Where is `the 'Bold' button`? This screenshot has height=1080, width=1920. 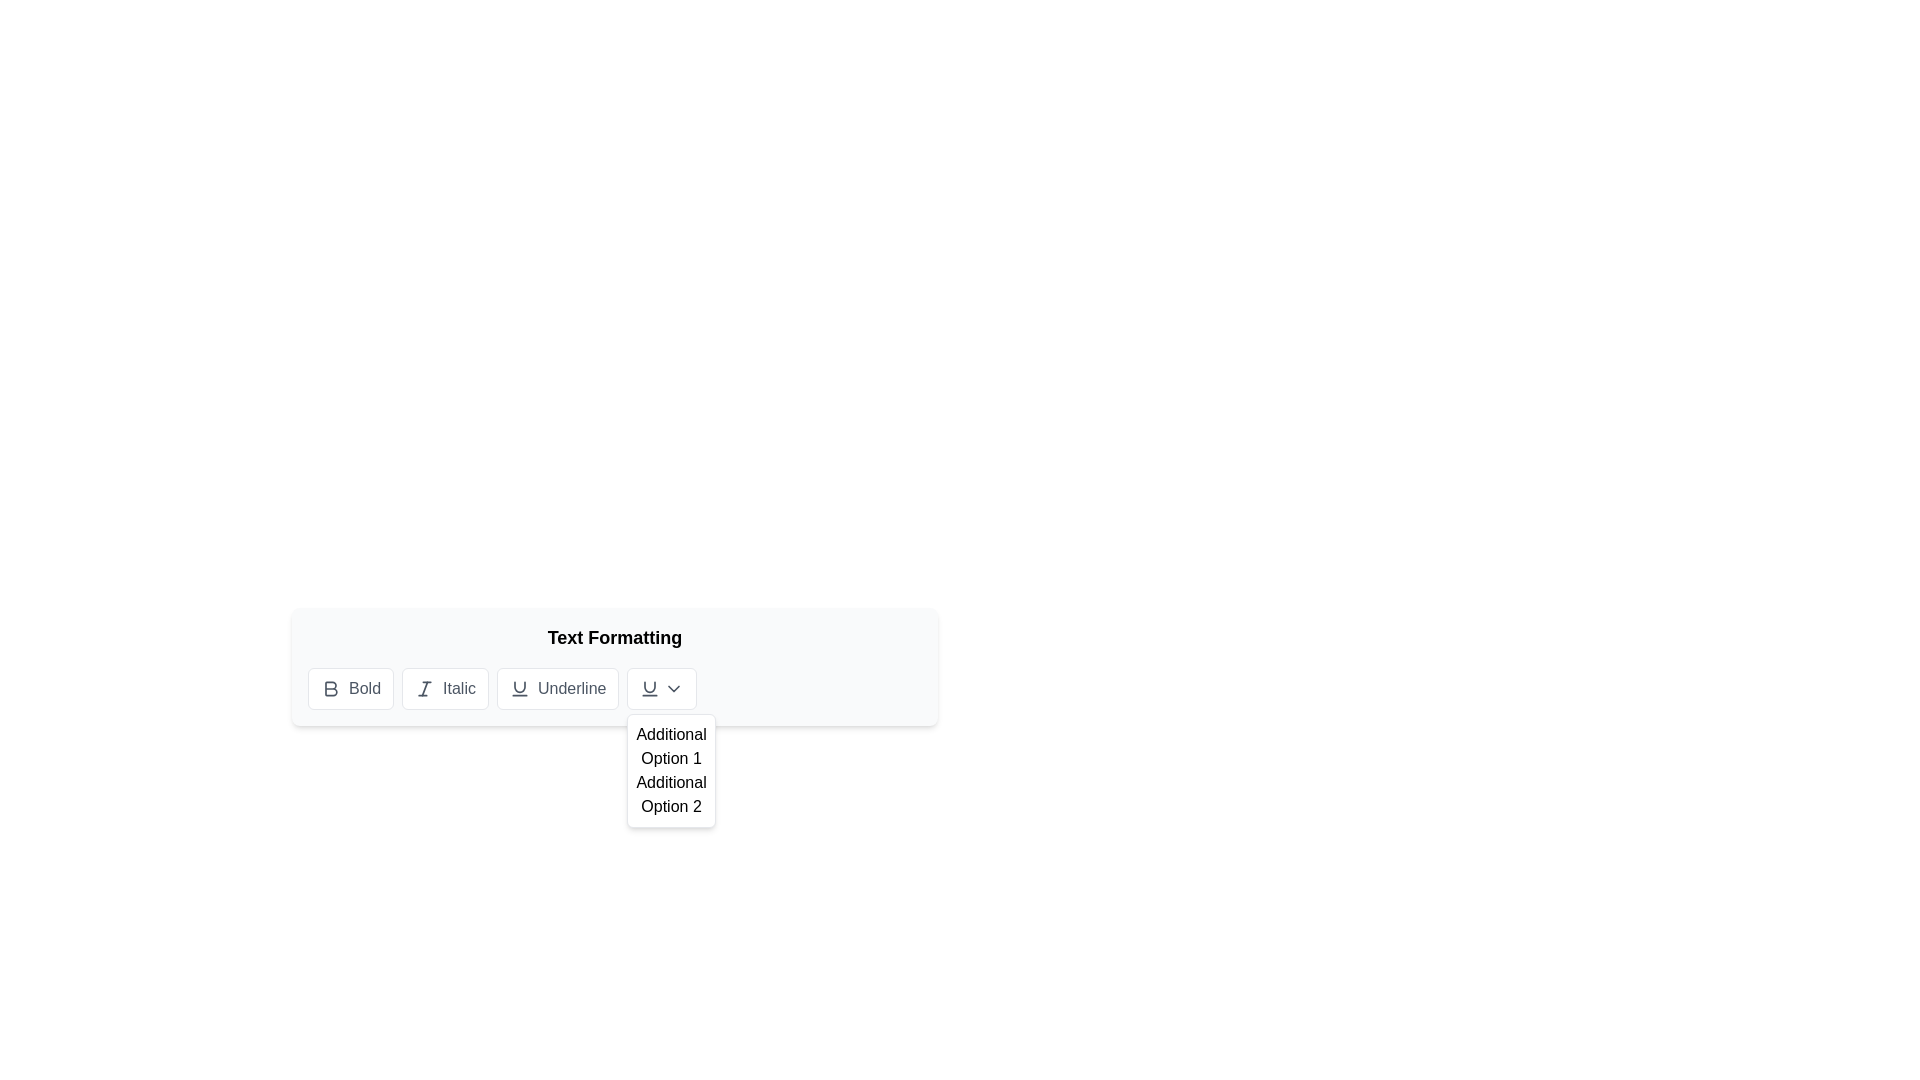 the 'Bold' button is located at coordinates (364, 688).